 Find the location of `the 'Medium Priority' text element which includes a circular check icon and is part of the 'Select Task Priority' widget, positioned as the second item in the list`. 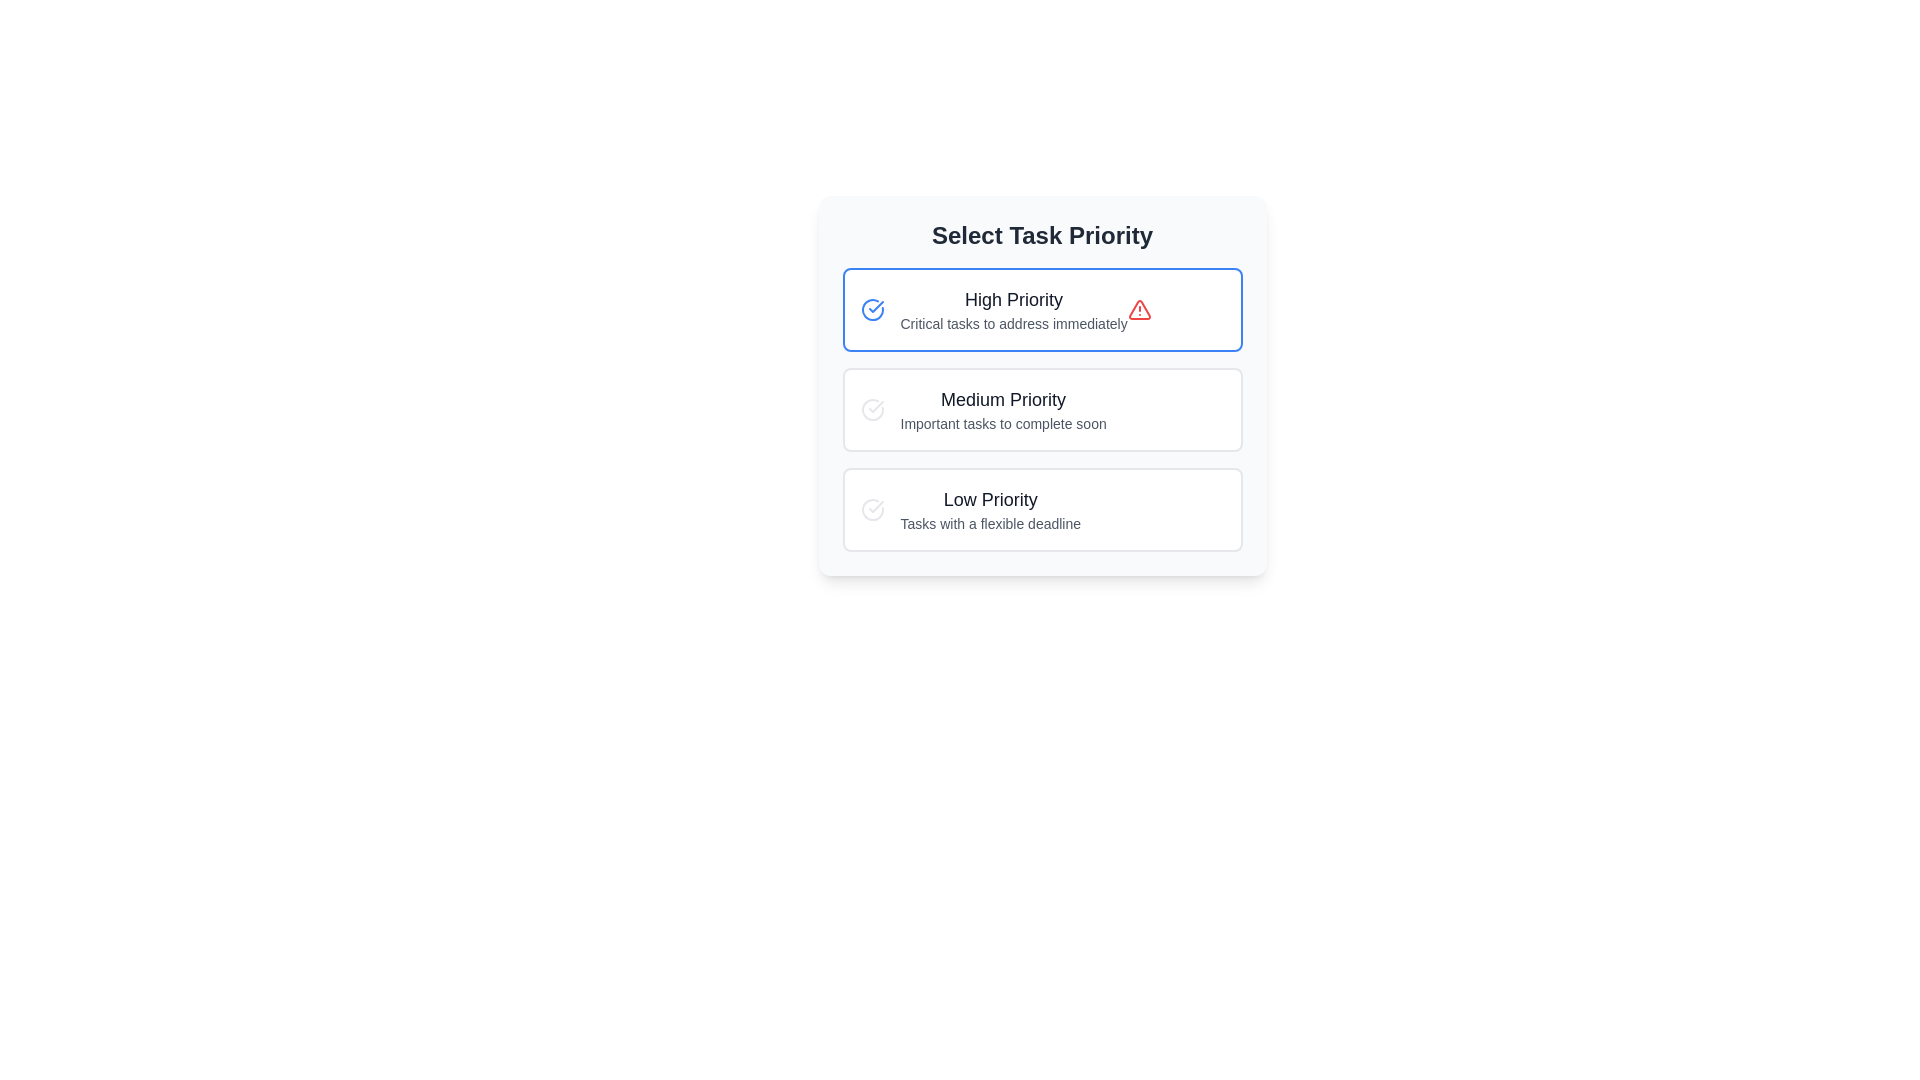

the 'Medium Priority' text element which includes a circular check icon and is part of the 'Select Task Priority' widget, positioned as the second item in the list is located at coordinates (983, 408).